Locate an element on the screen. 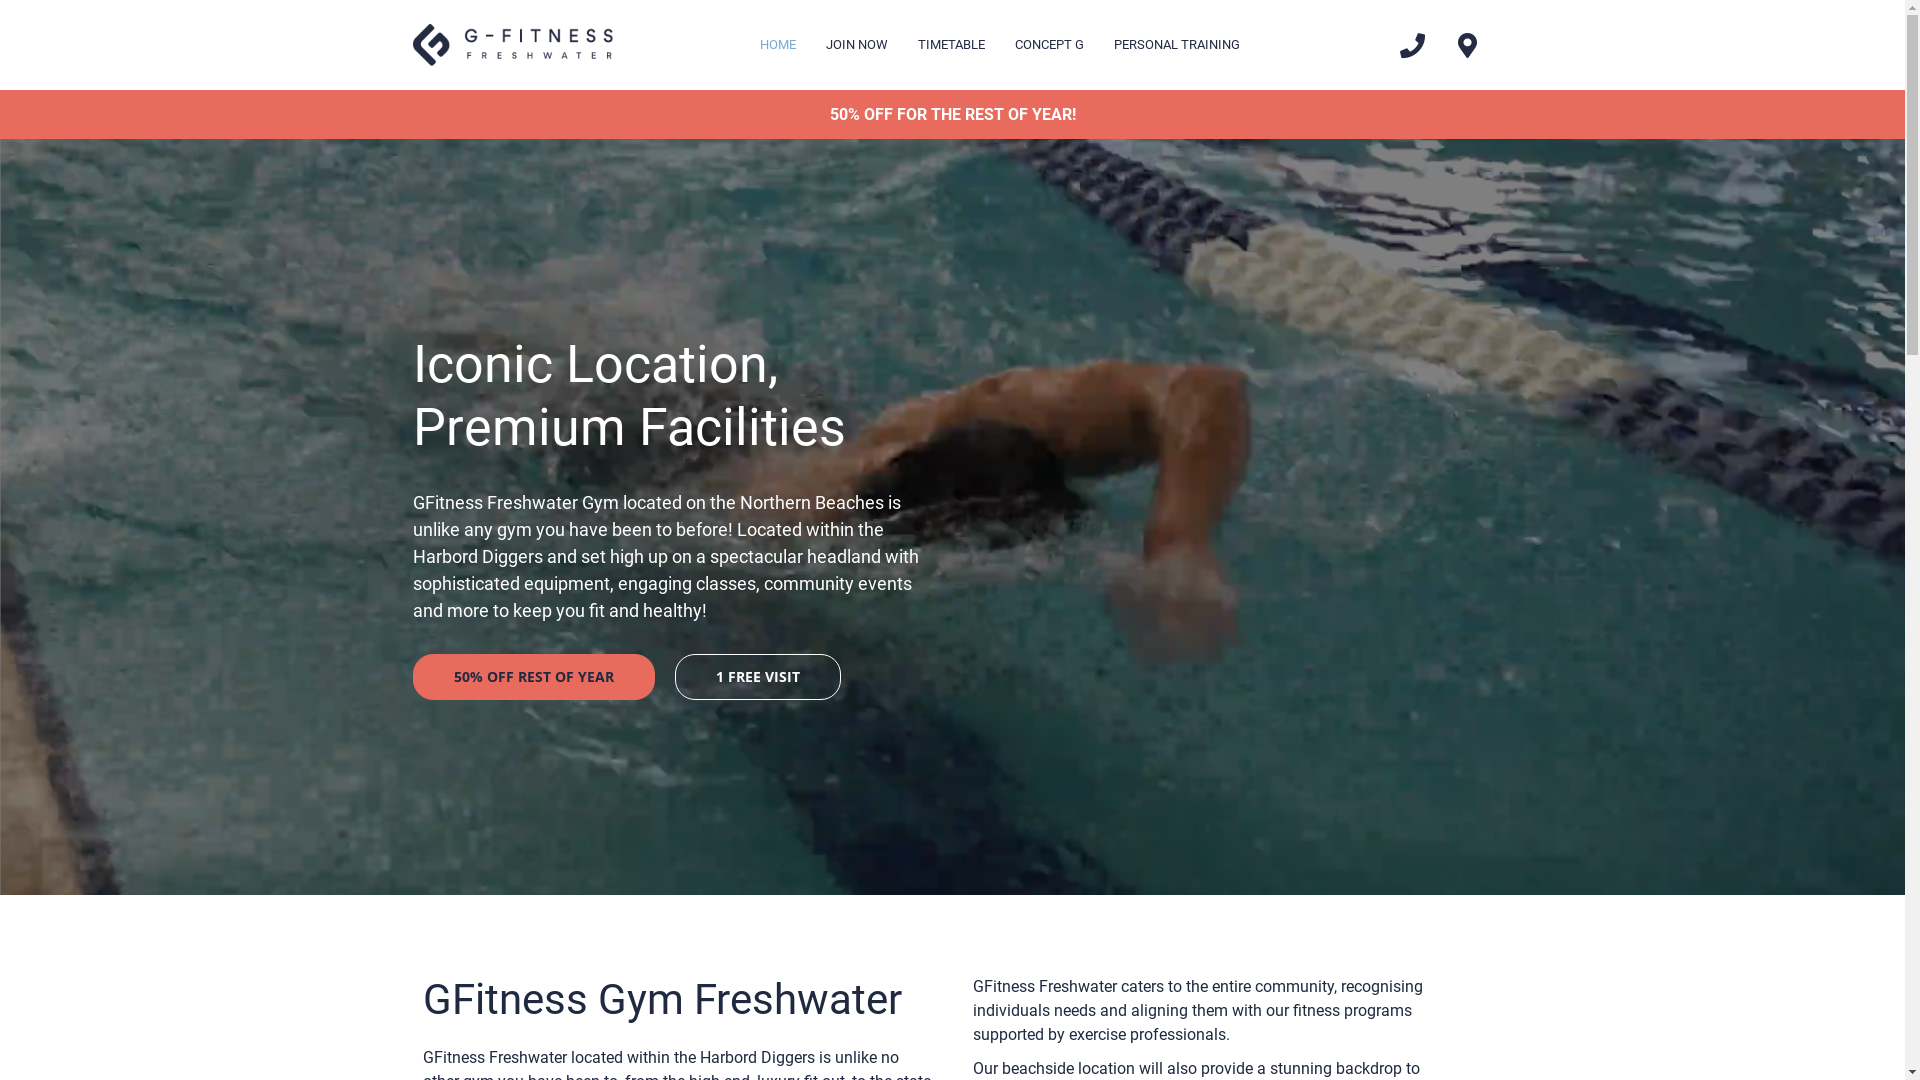  '50% OFF FOR THE REST OF YEAR!' is located at coordinates (950, 114).